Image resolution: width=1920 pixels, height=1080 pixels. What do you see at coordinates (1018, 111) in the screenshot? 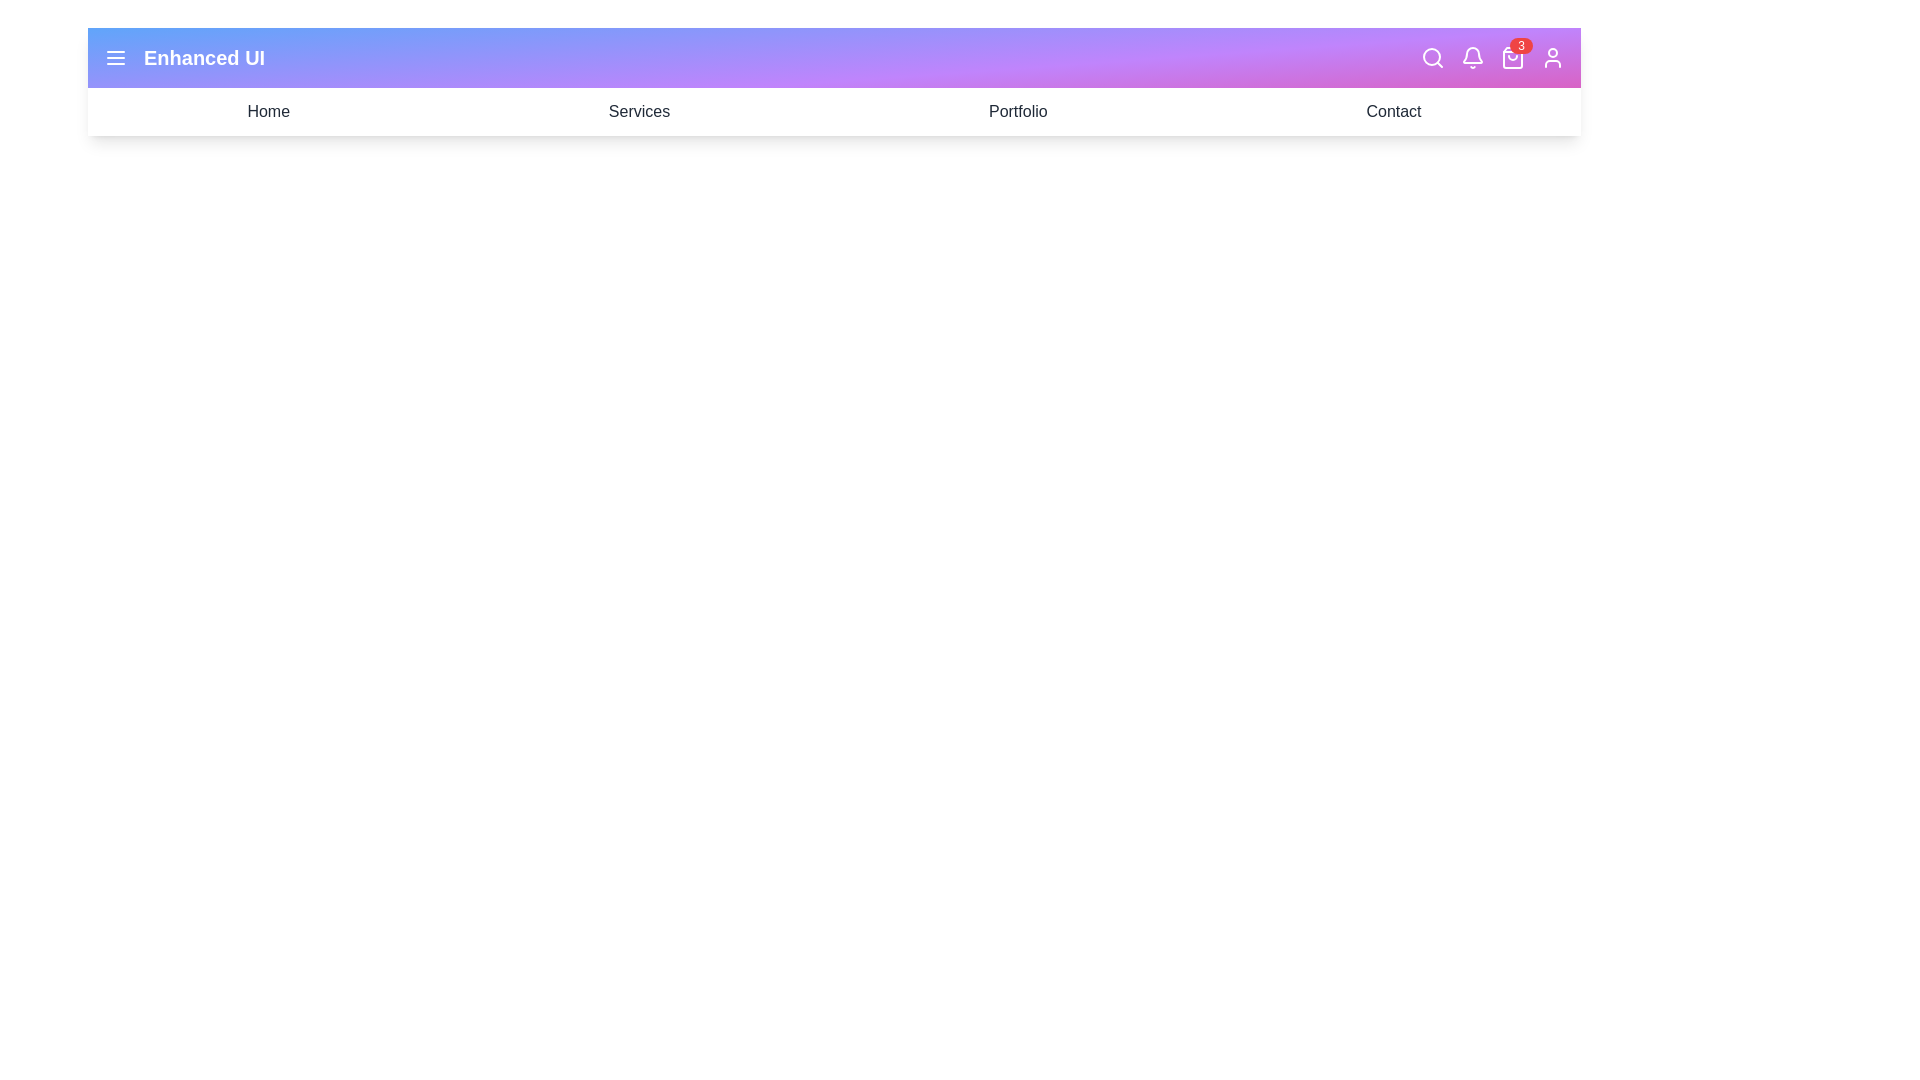
I see `the navigation link Portfolio` at bounding box center [1018, 111].